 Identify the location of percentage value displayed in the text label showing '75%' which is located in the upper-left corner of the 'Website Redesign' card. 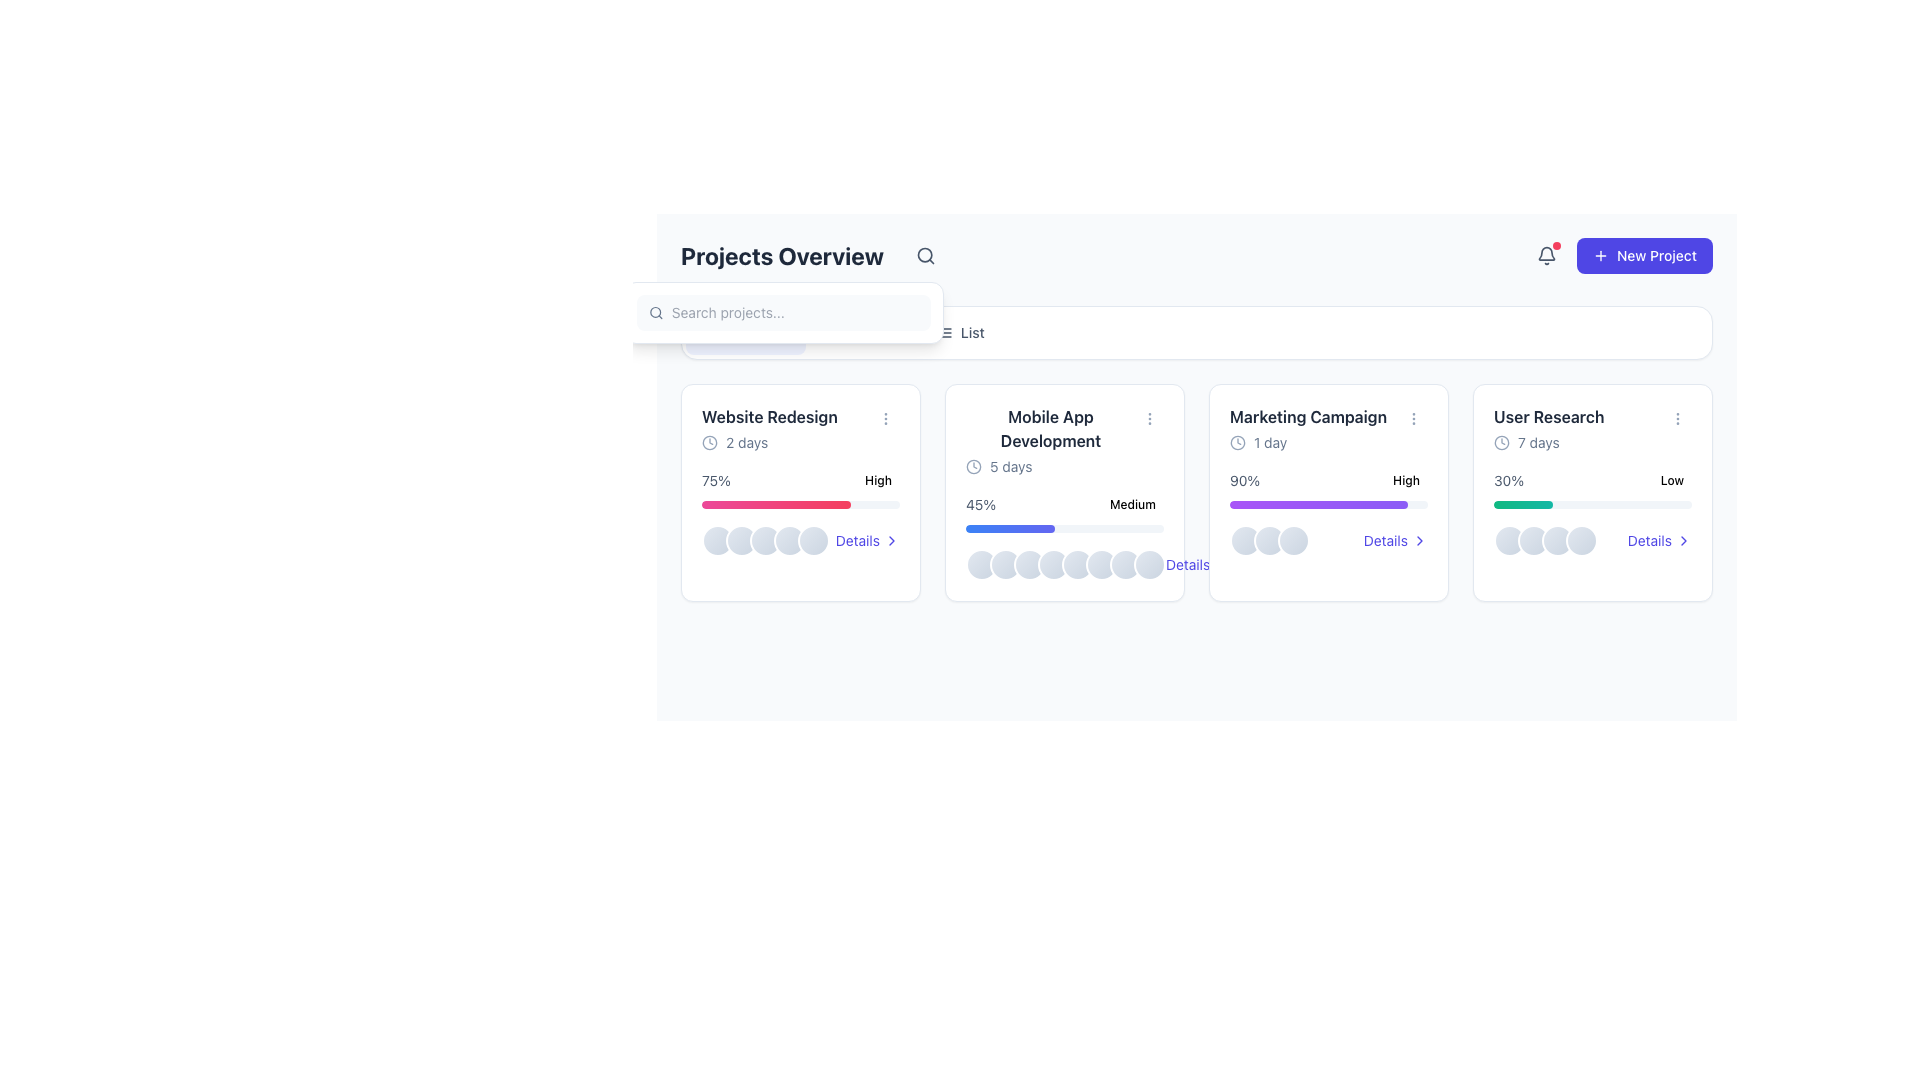
(716, 481).